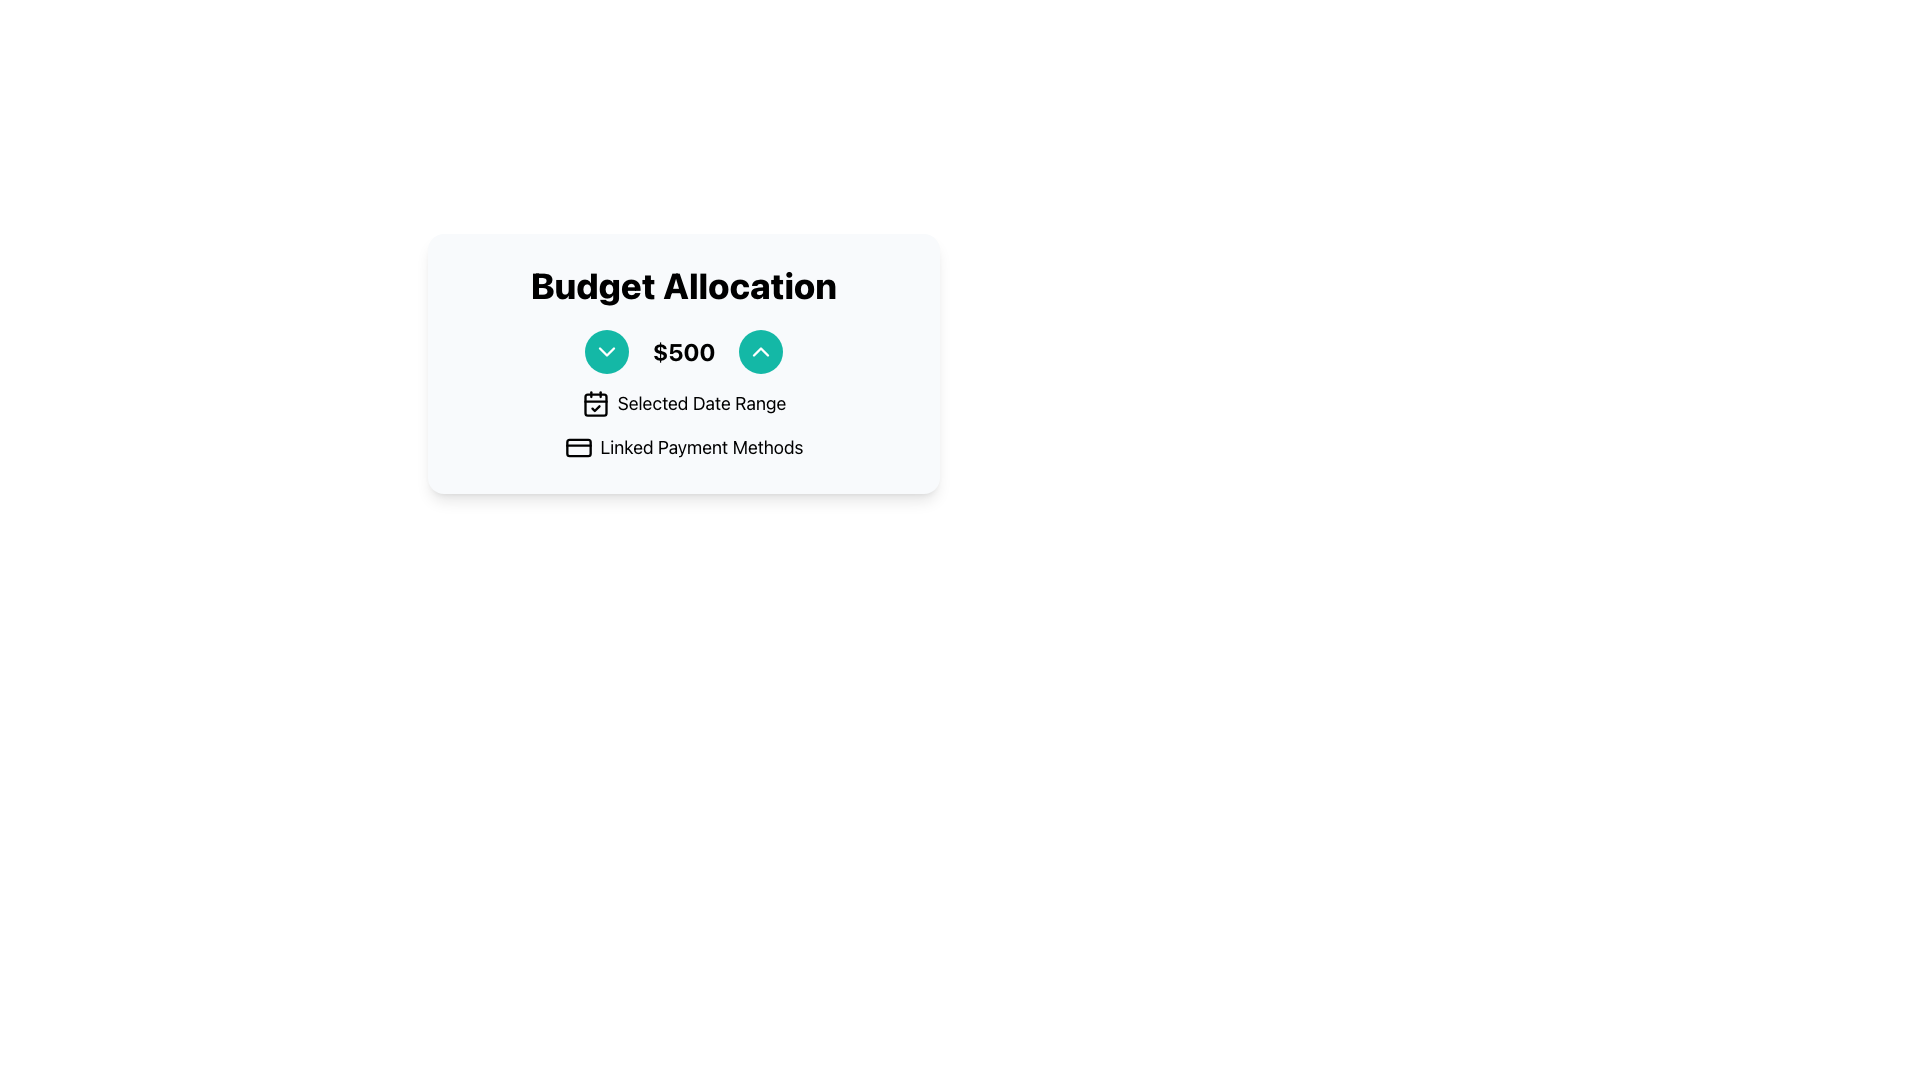 This screenshot has width=1920, height=1080. What do you see at coordinates (760, 350) in the screenshot?
I see `the circular teal button with a white upward chevron icon located to the right of the '$500' text` at bounding box center [760, 350].